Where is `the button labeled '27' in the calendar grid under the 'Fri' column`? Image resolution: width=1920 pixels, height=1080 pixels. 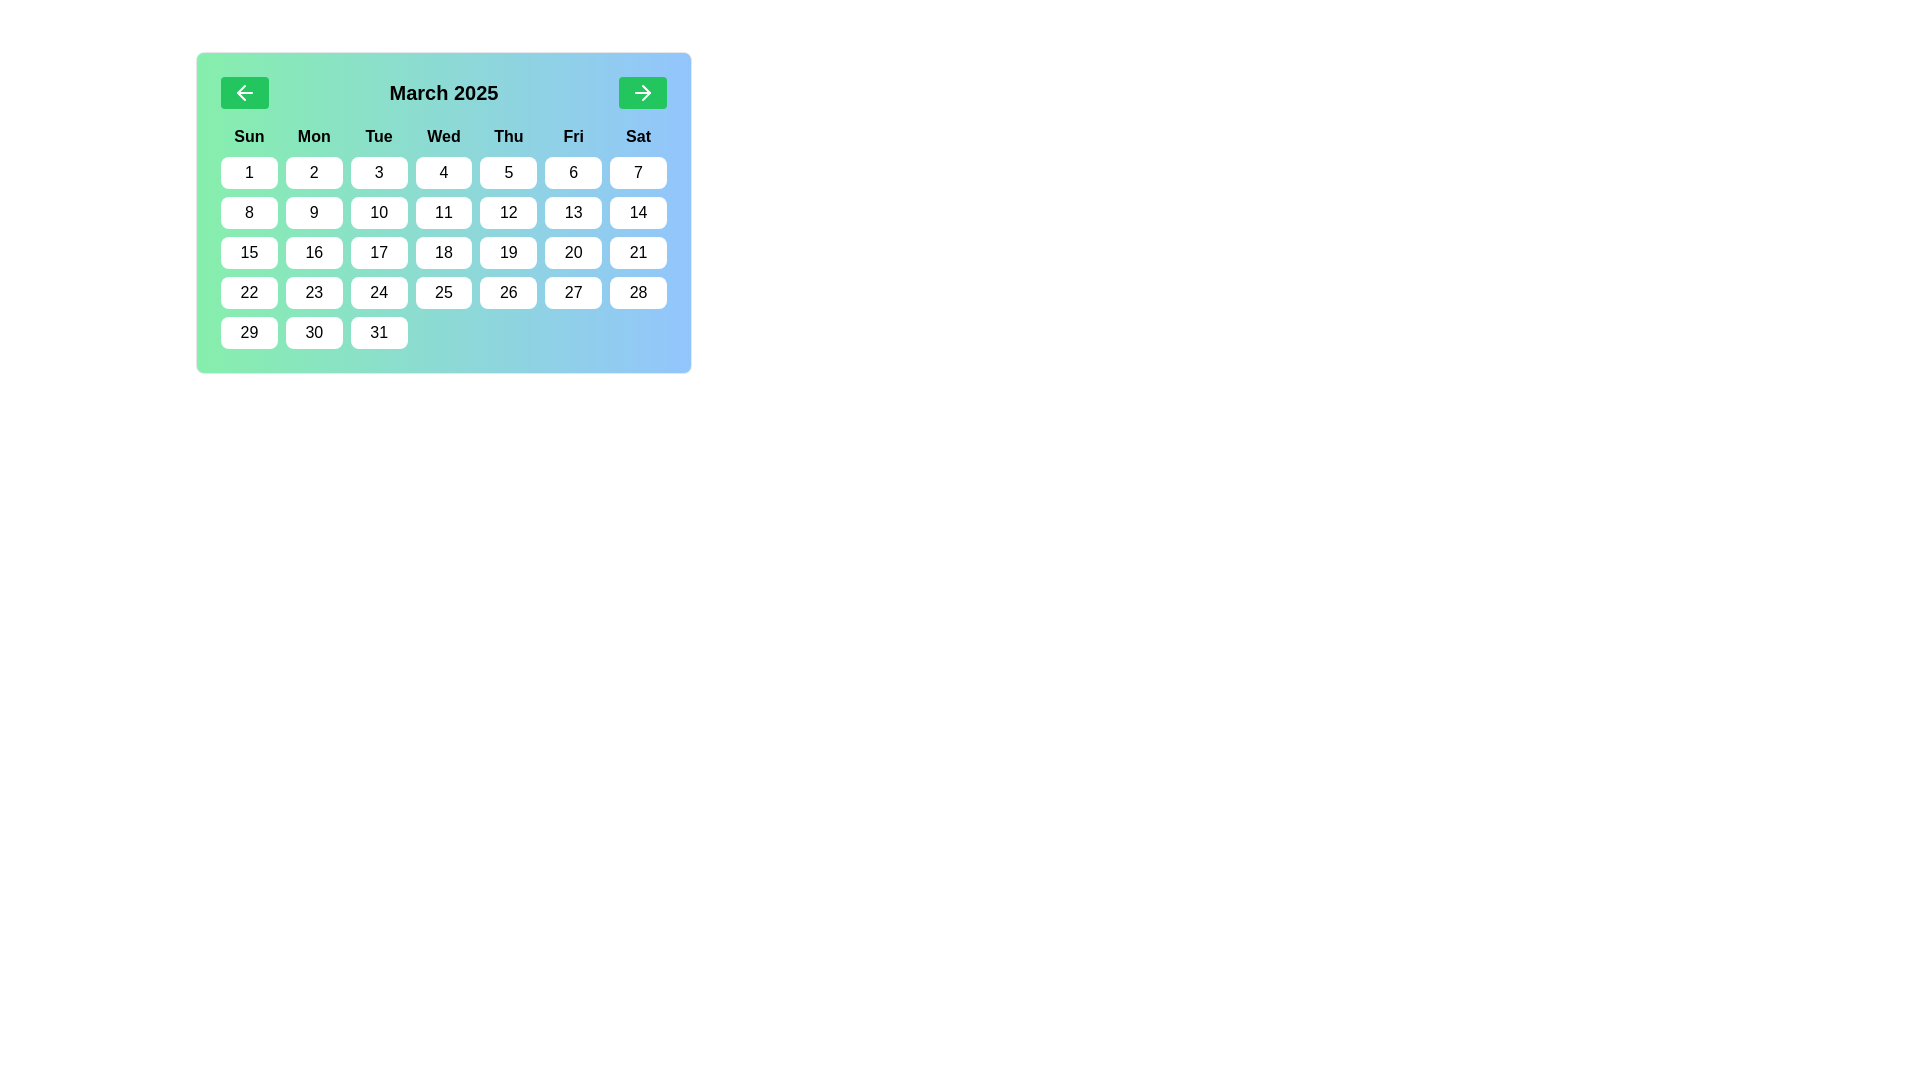 the button labeled '27' in the calendar grid under the 'Fri' column is located at coordinates (572, 293).